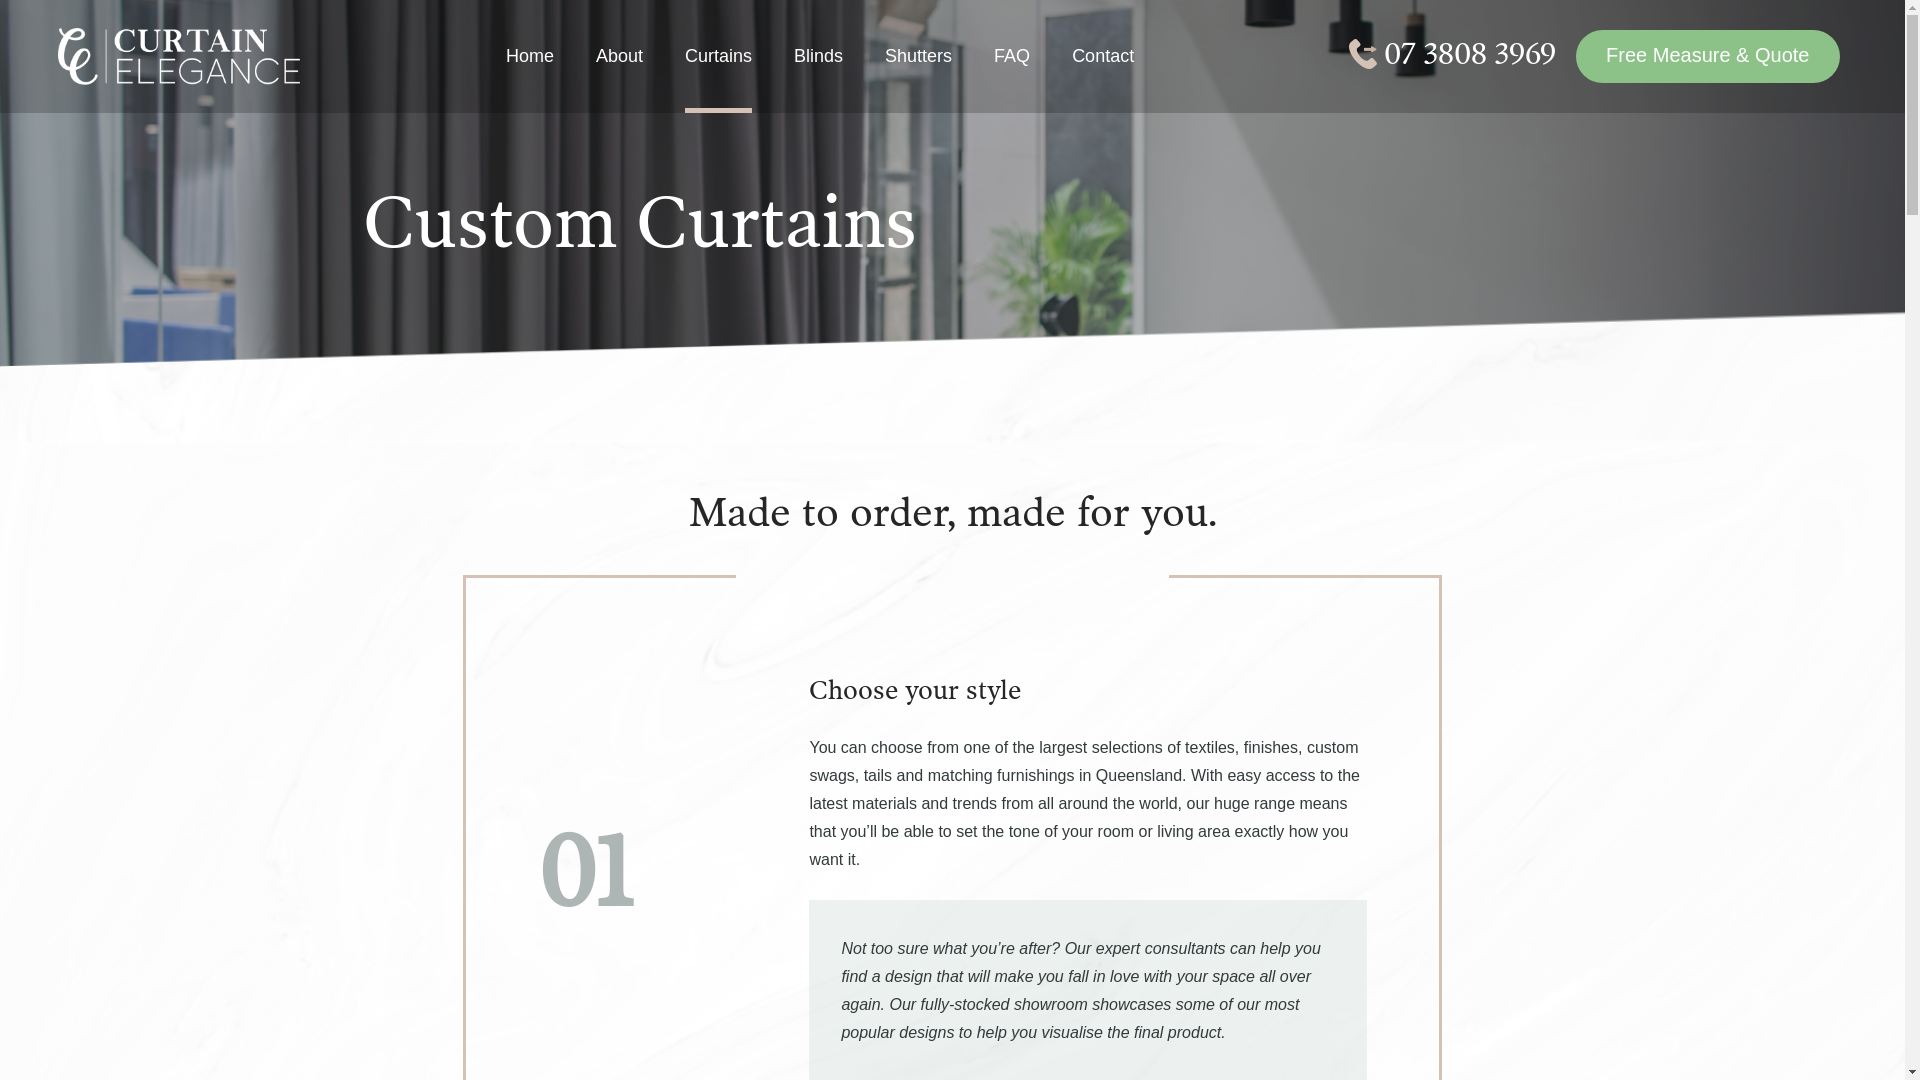  What do you see at coordinates (1452, 53) in the screenshot?
I see `'07 3808 3969'` at bounding box center [1452, 53].